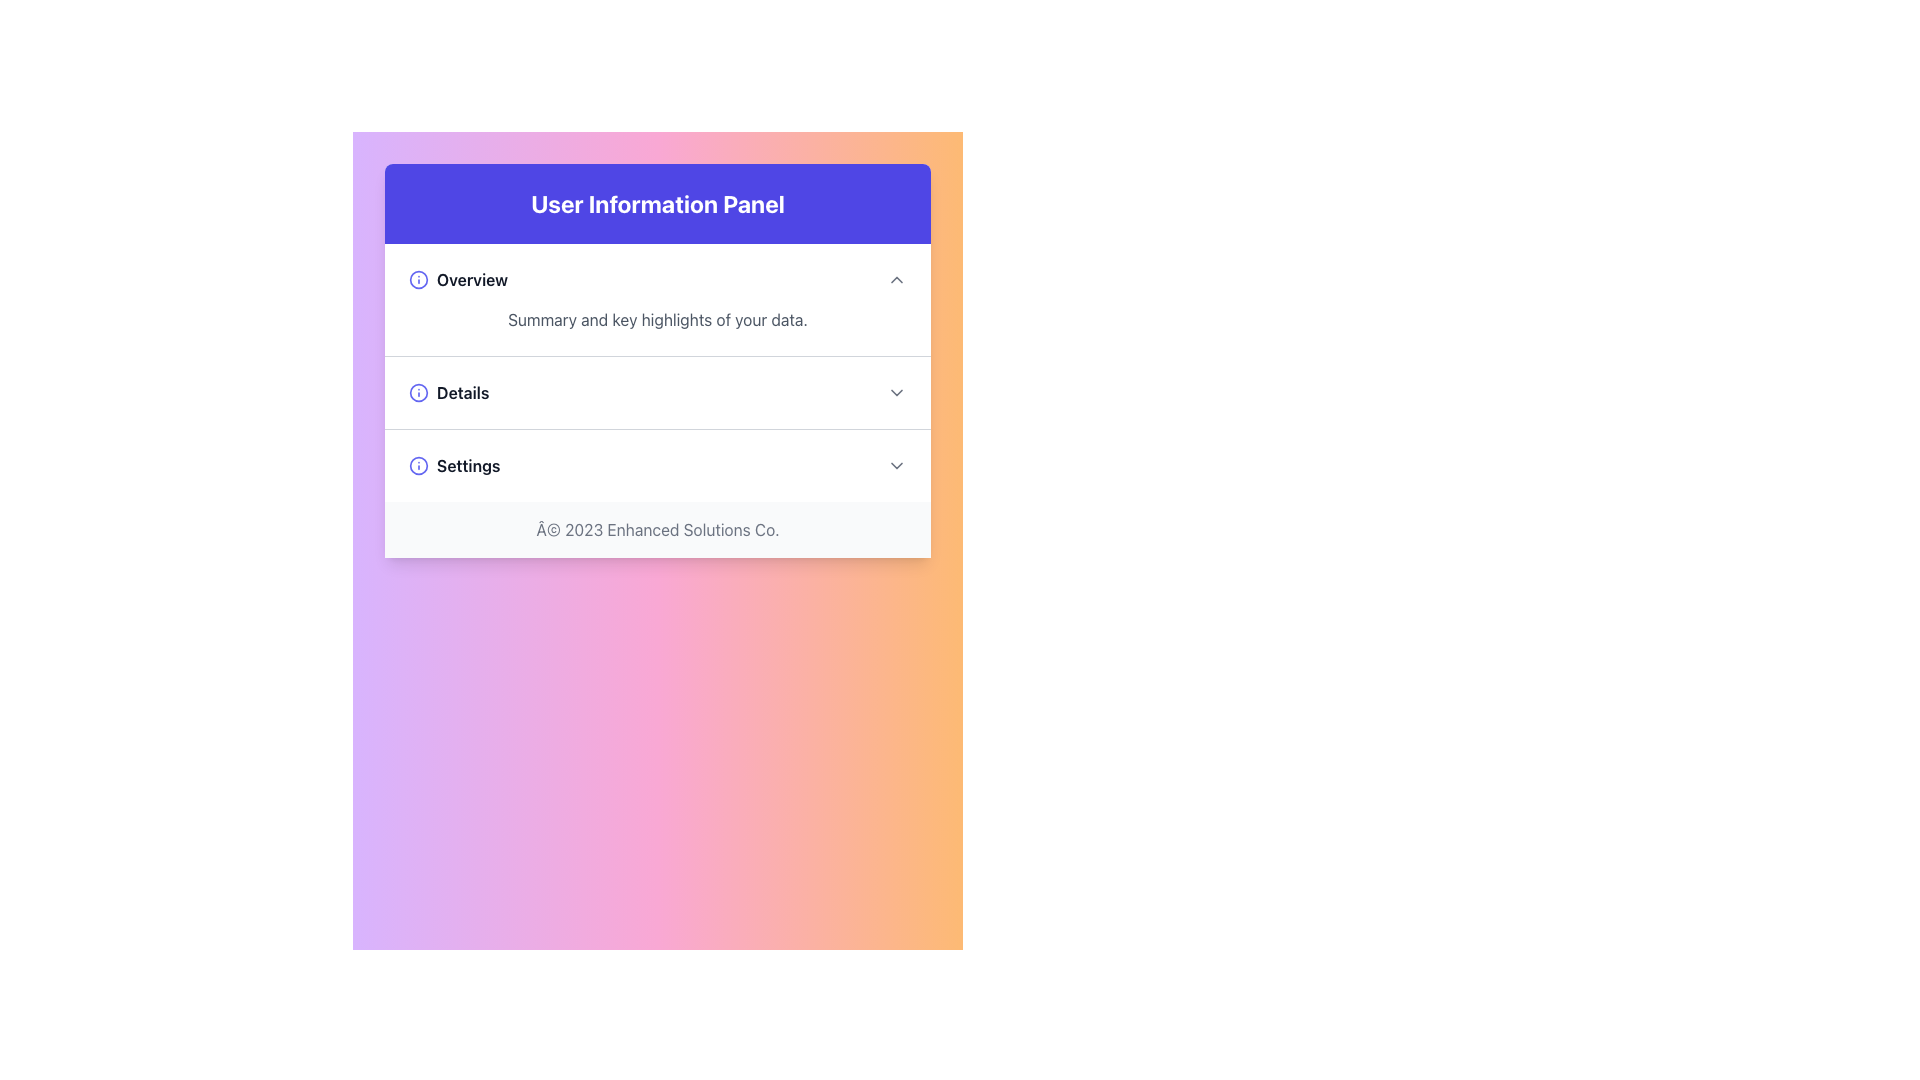 The width and height of the screenshot is (1920, 1080). I want to click on the static text element displaying '© 2023 Enhanced Solutions Co.' at the bottom of the User Information Panel, so click(657, 528).